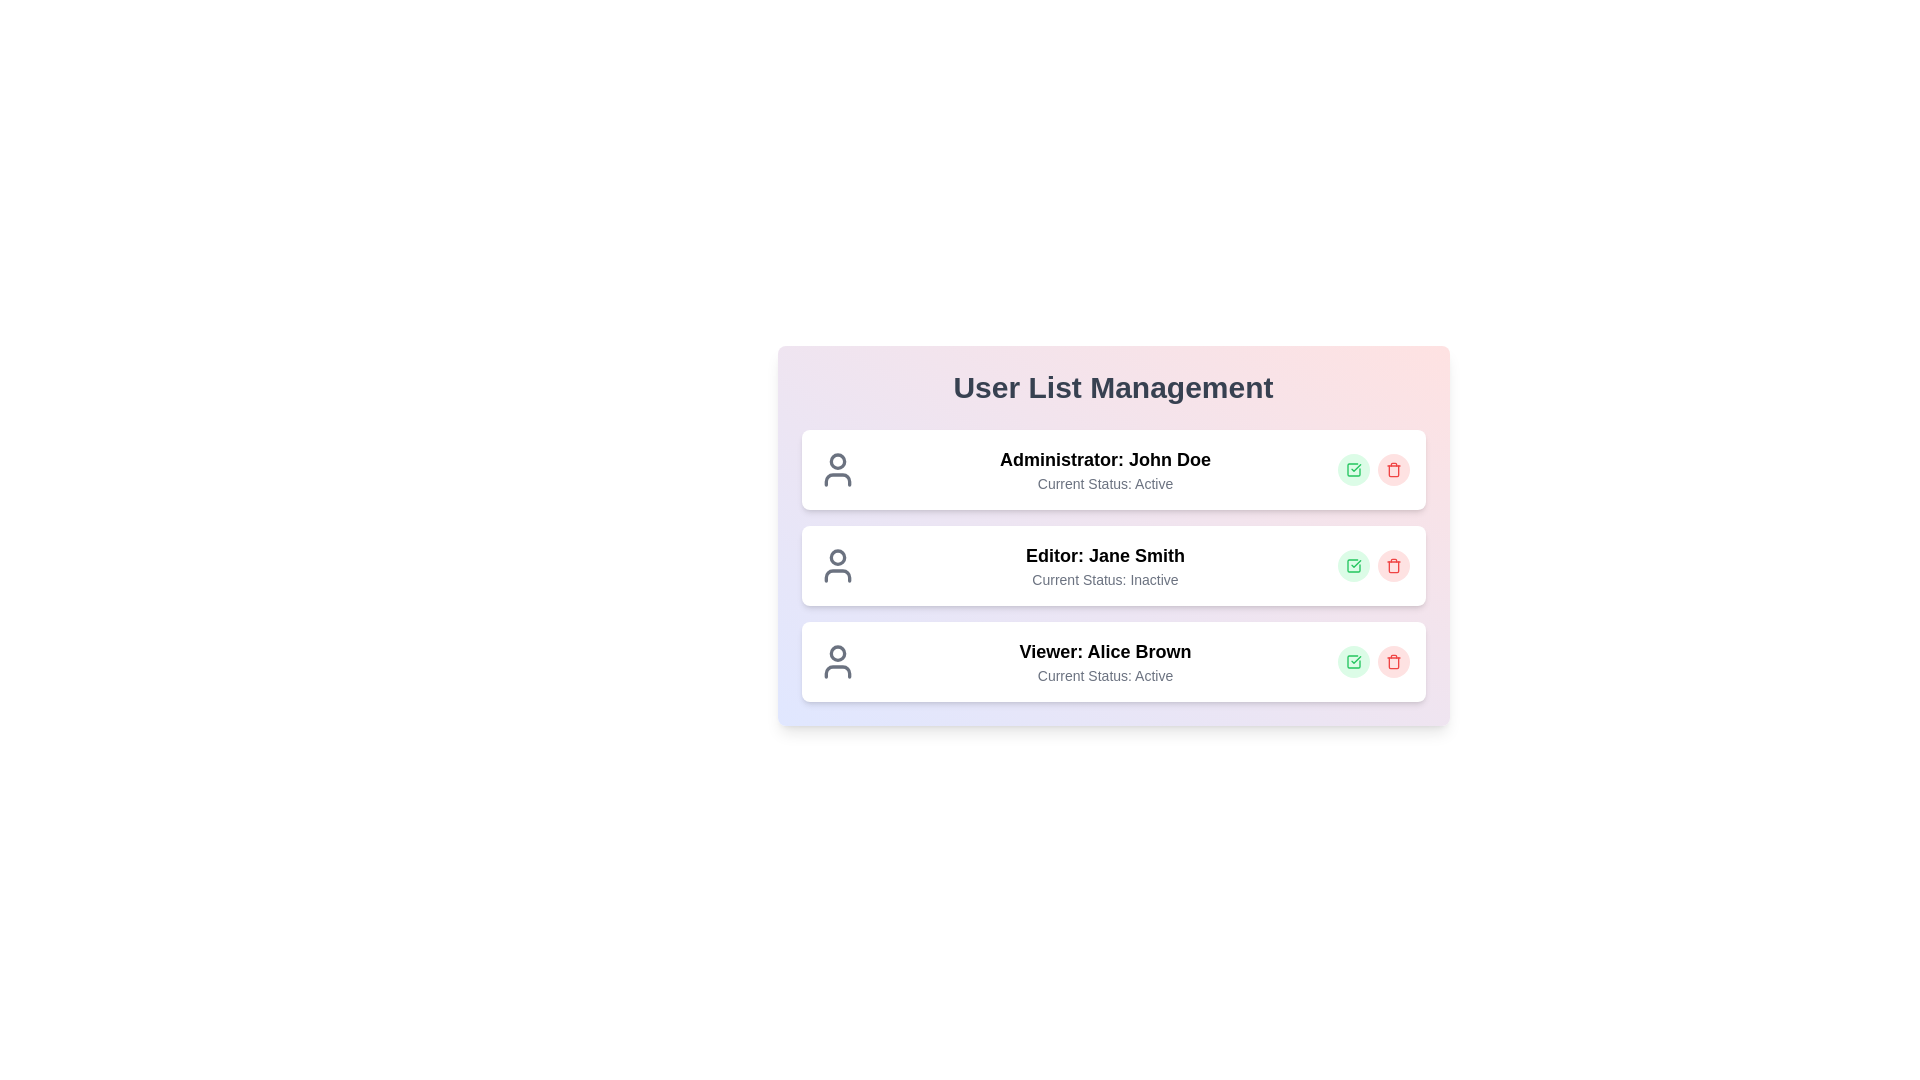 The image size is (1920, 1080). Describe the element at coordinates (1104, 675) in the screenshot. I see `the text element reading 'Current Status: Active', which is styled with a small font size and gray color, located under the label 'Viewer: Alice Brown' in the user information block` at that location.